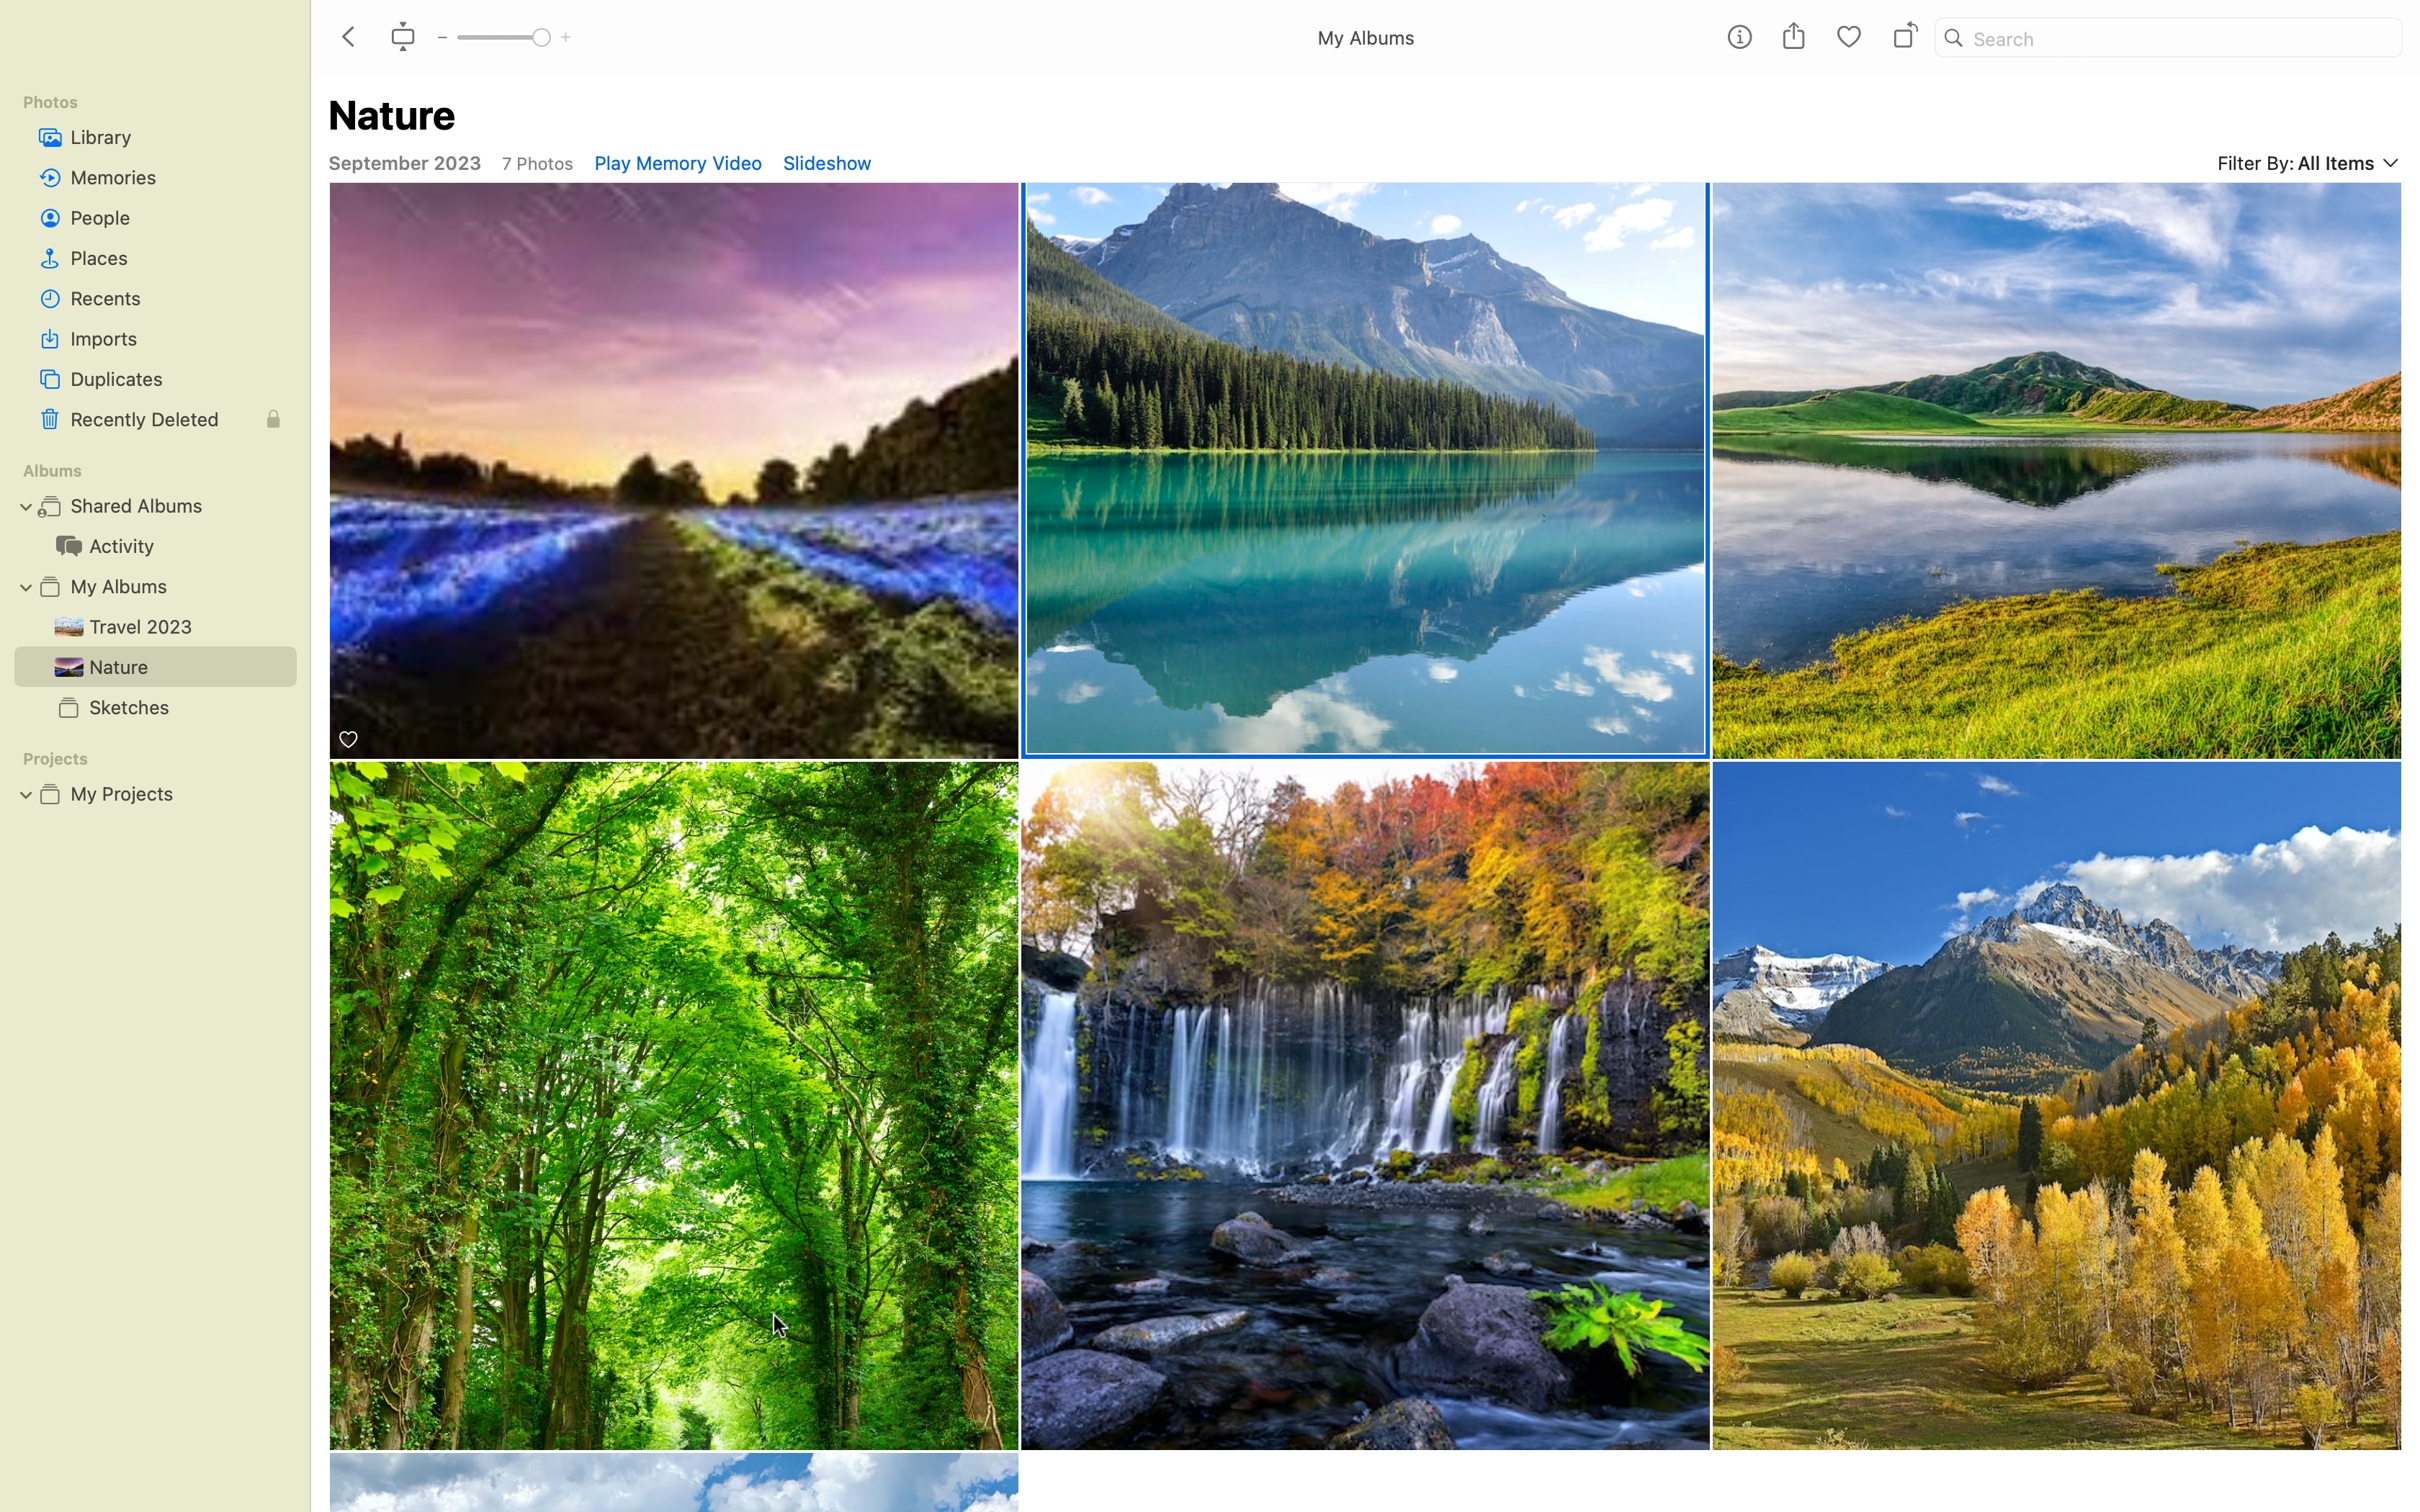 This screenshot has width=2420, height=1512. What do you see at coordinates (1367, 469) in the screenshot?
I see `the "Nature" class from the dropdown menu` at bounding box center [1367, 469].